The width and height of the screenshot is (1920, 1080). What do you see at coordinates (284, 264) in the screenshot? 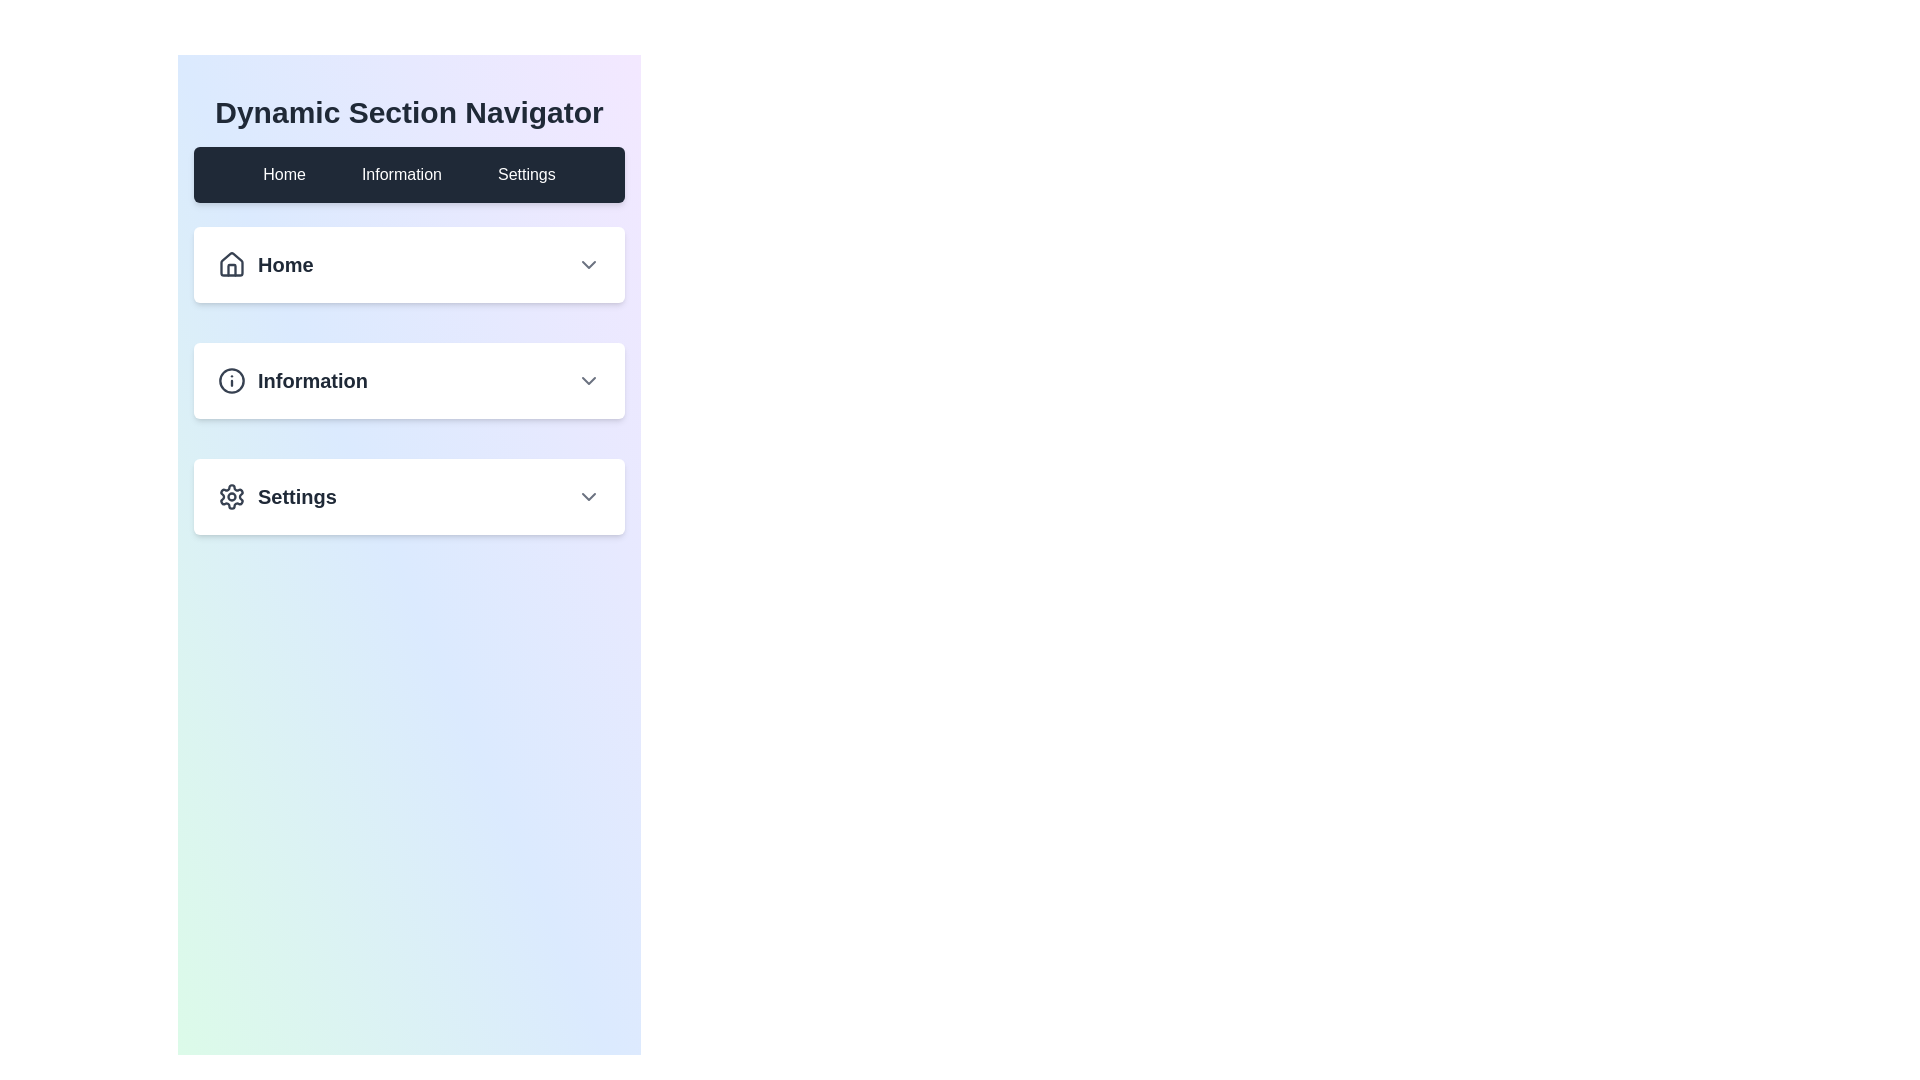
I see `the 'Home' text label` at bounding box center [284, 264].